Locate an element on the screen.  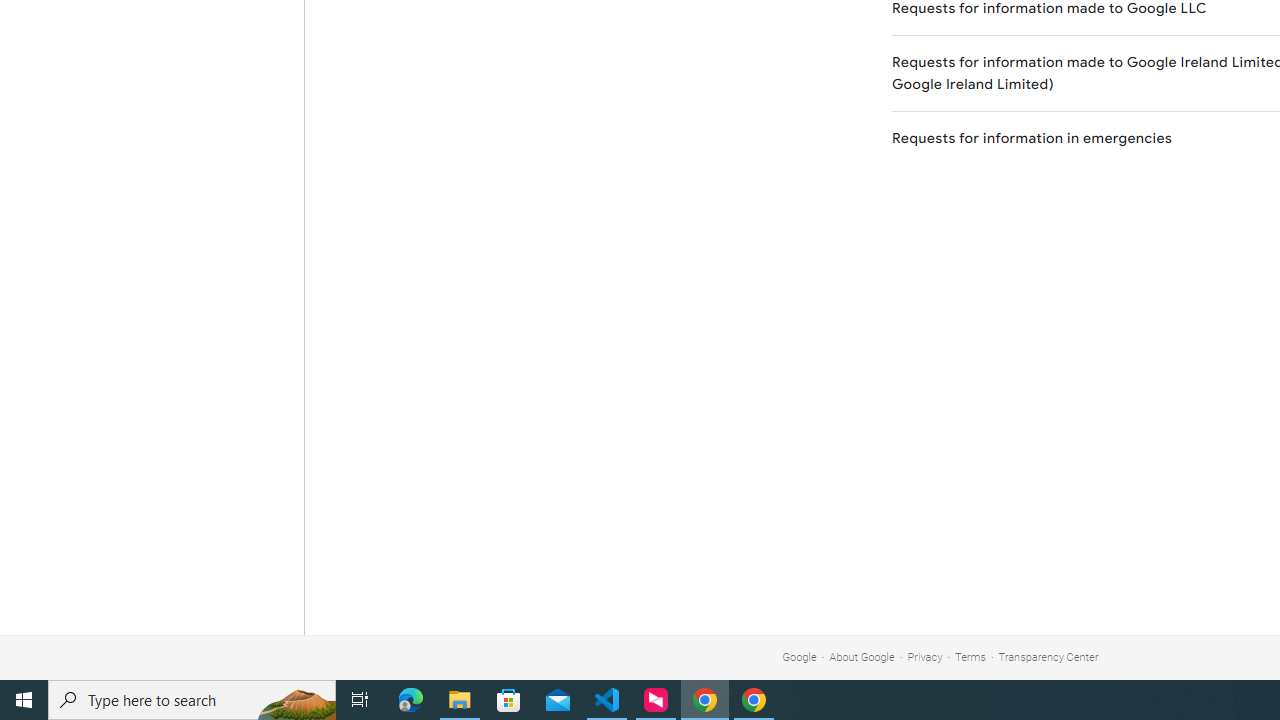
'Transparency Center' is located at coordinates (1047, 657).